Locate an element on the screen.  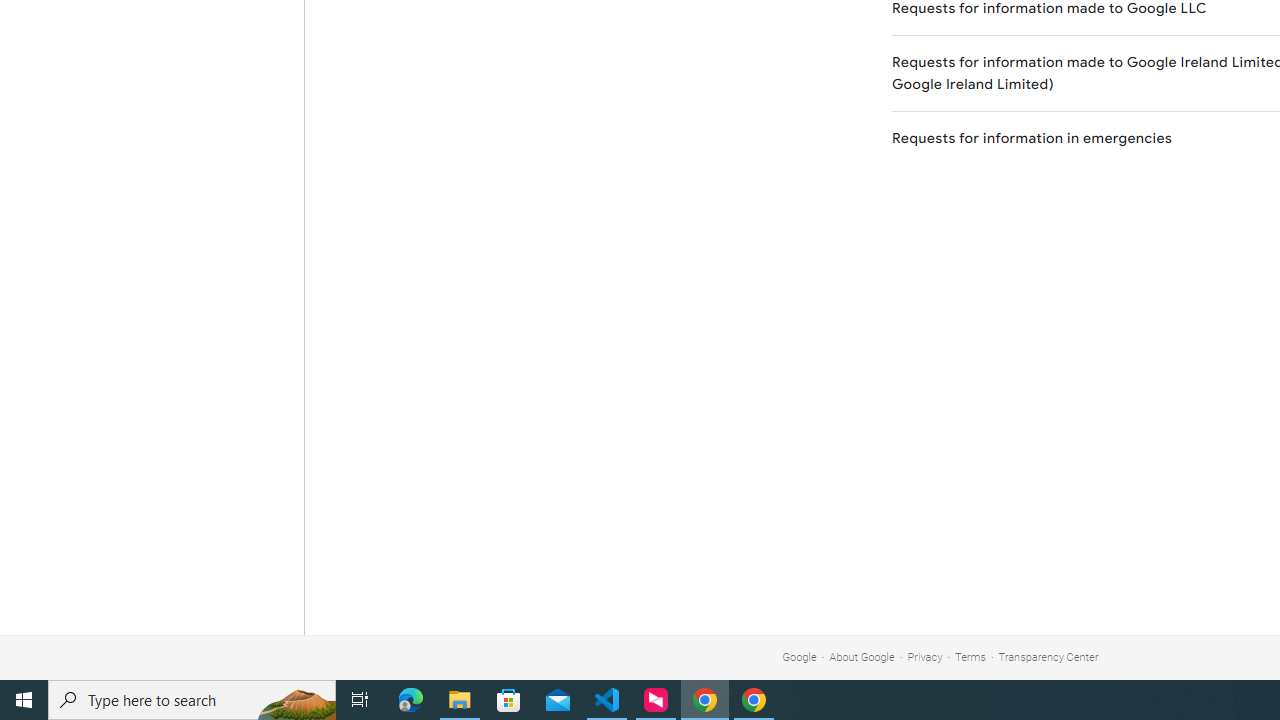
'Transparency Center' is located at coordinates (1047, 657).